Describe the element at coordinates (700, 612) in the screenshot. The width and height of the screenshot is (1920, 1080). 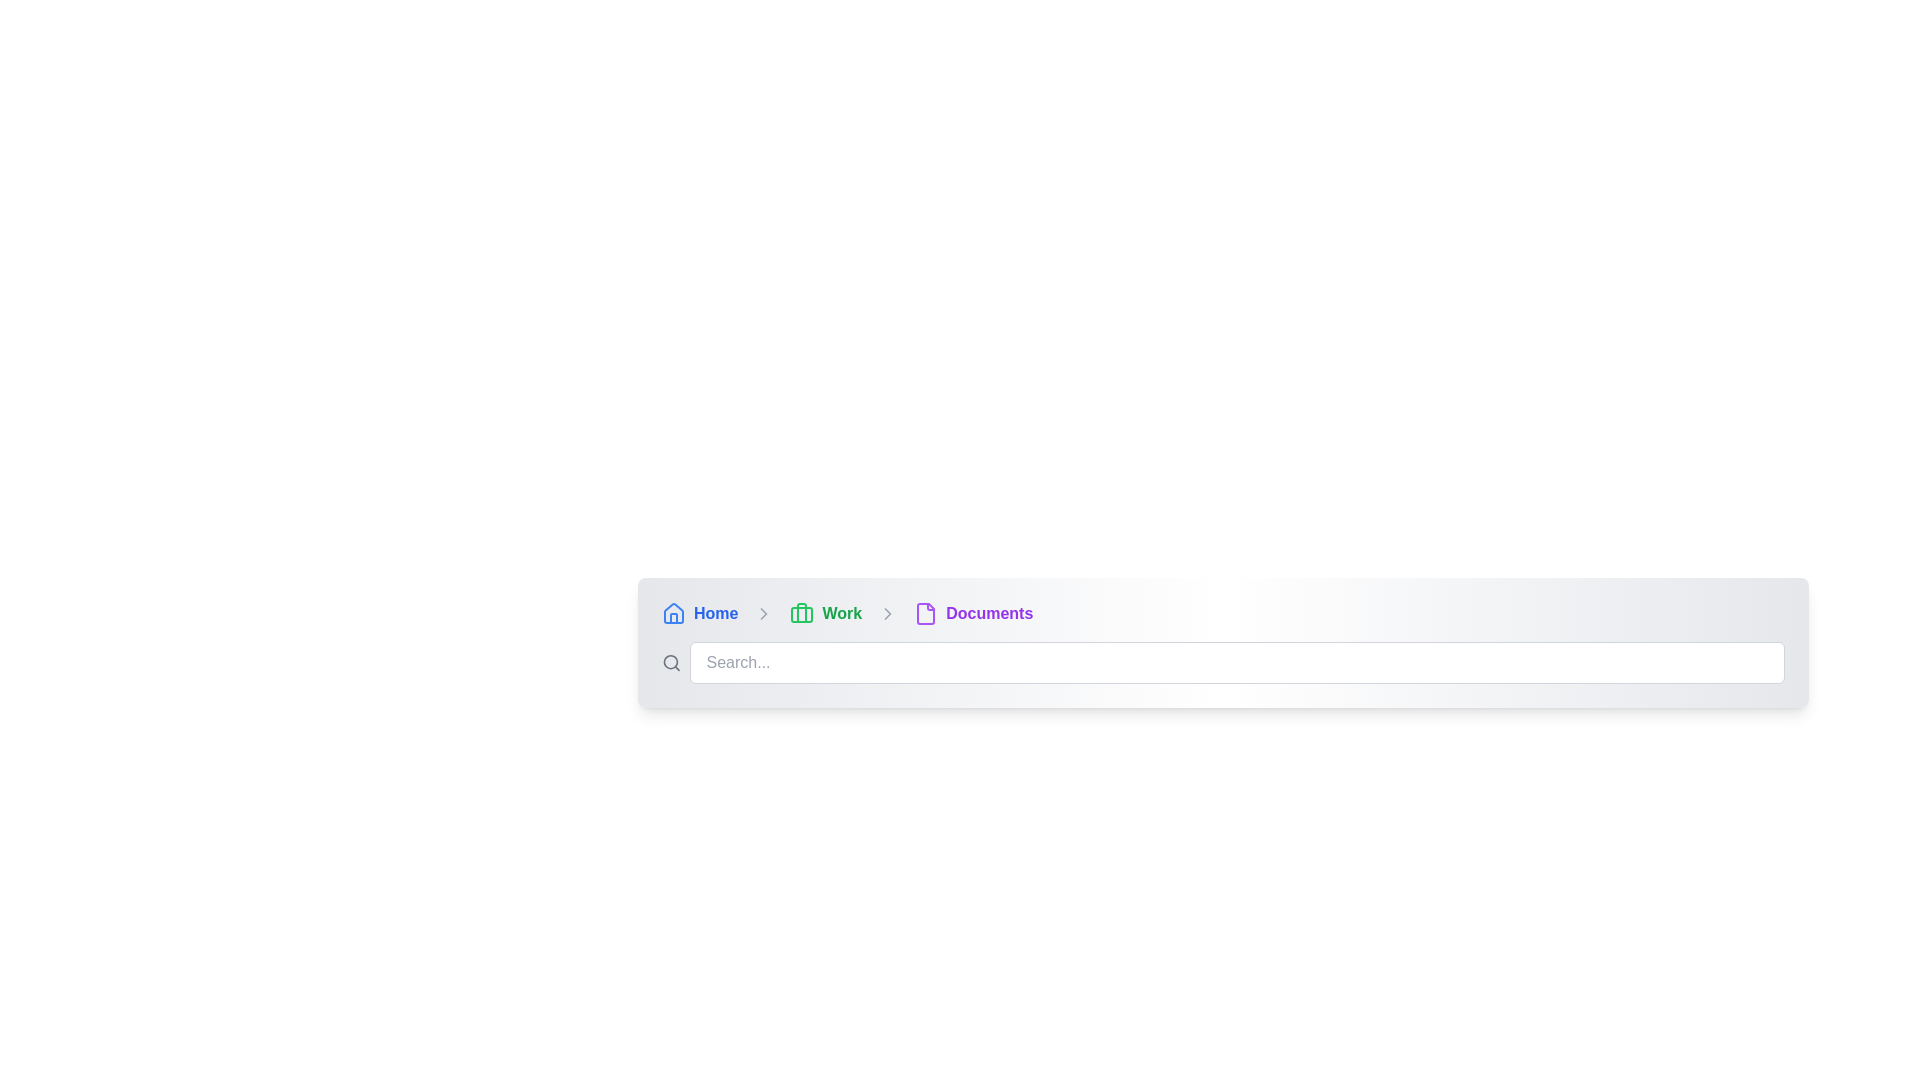
I see `the breadcrumb link labeled 'Home' with a blue font and a house-shaped icon` at that location.